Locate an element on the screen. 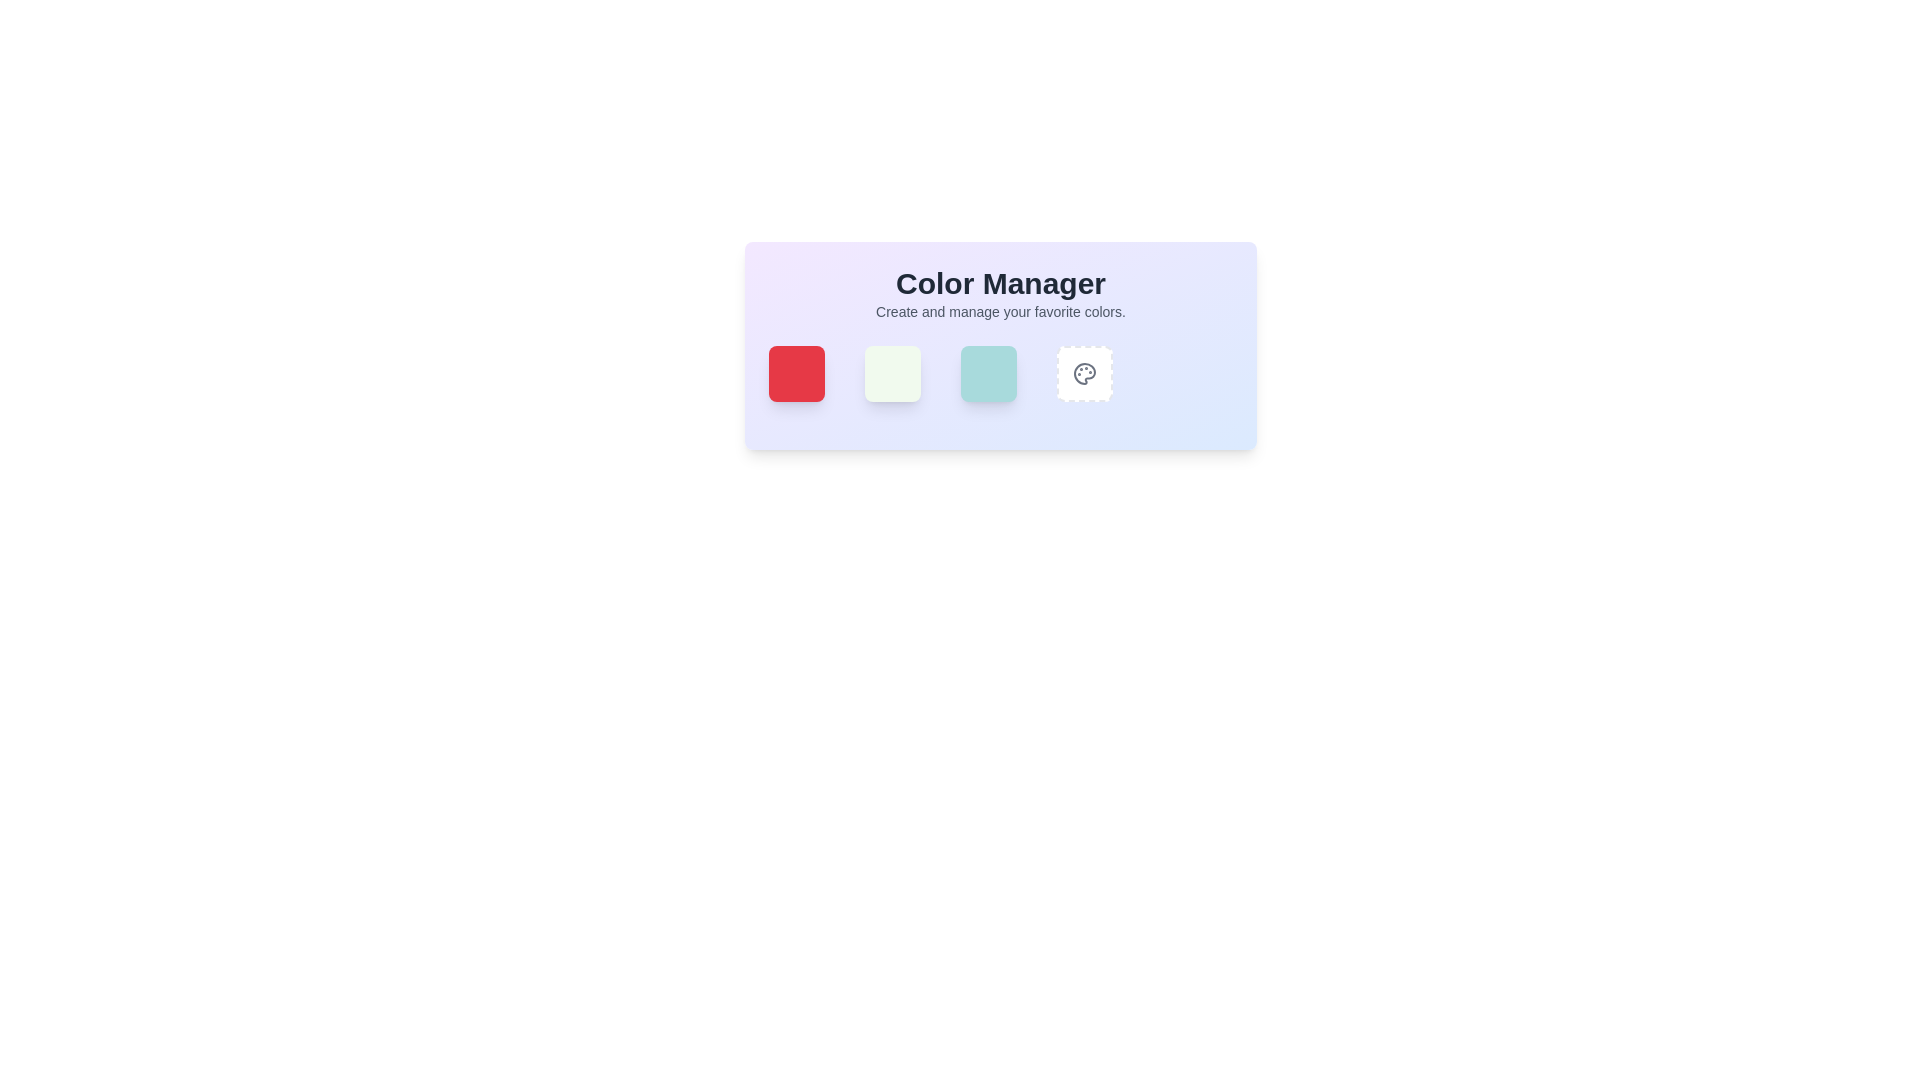 The width and height of the screenshot is (1920, 1080). the third selectable button in the Color Manager section is located at coordinates (1001, 374).